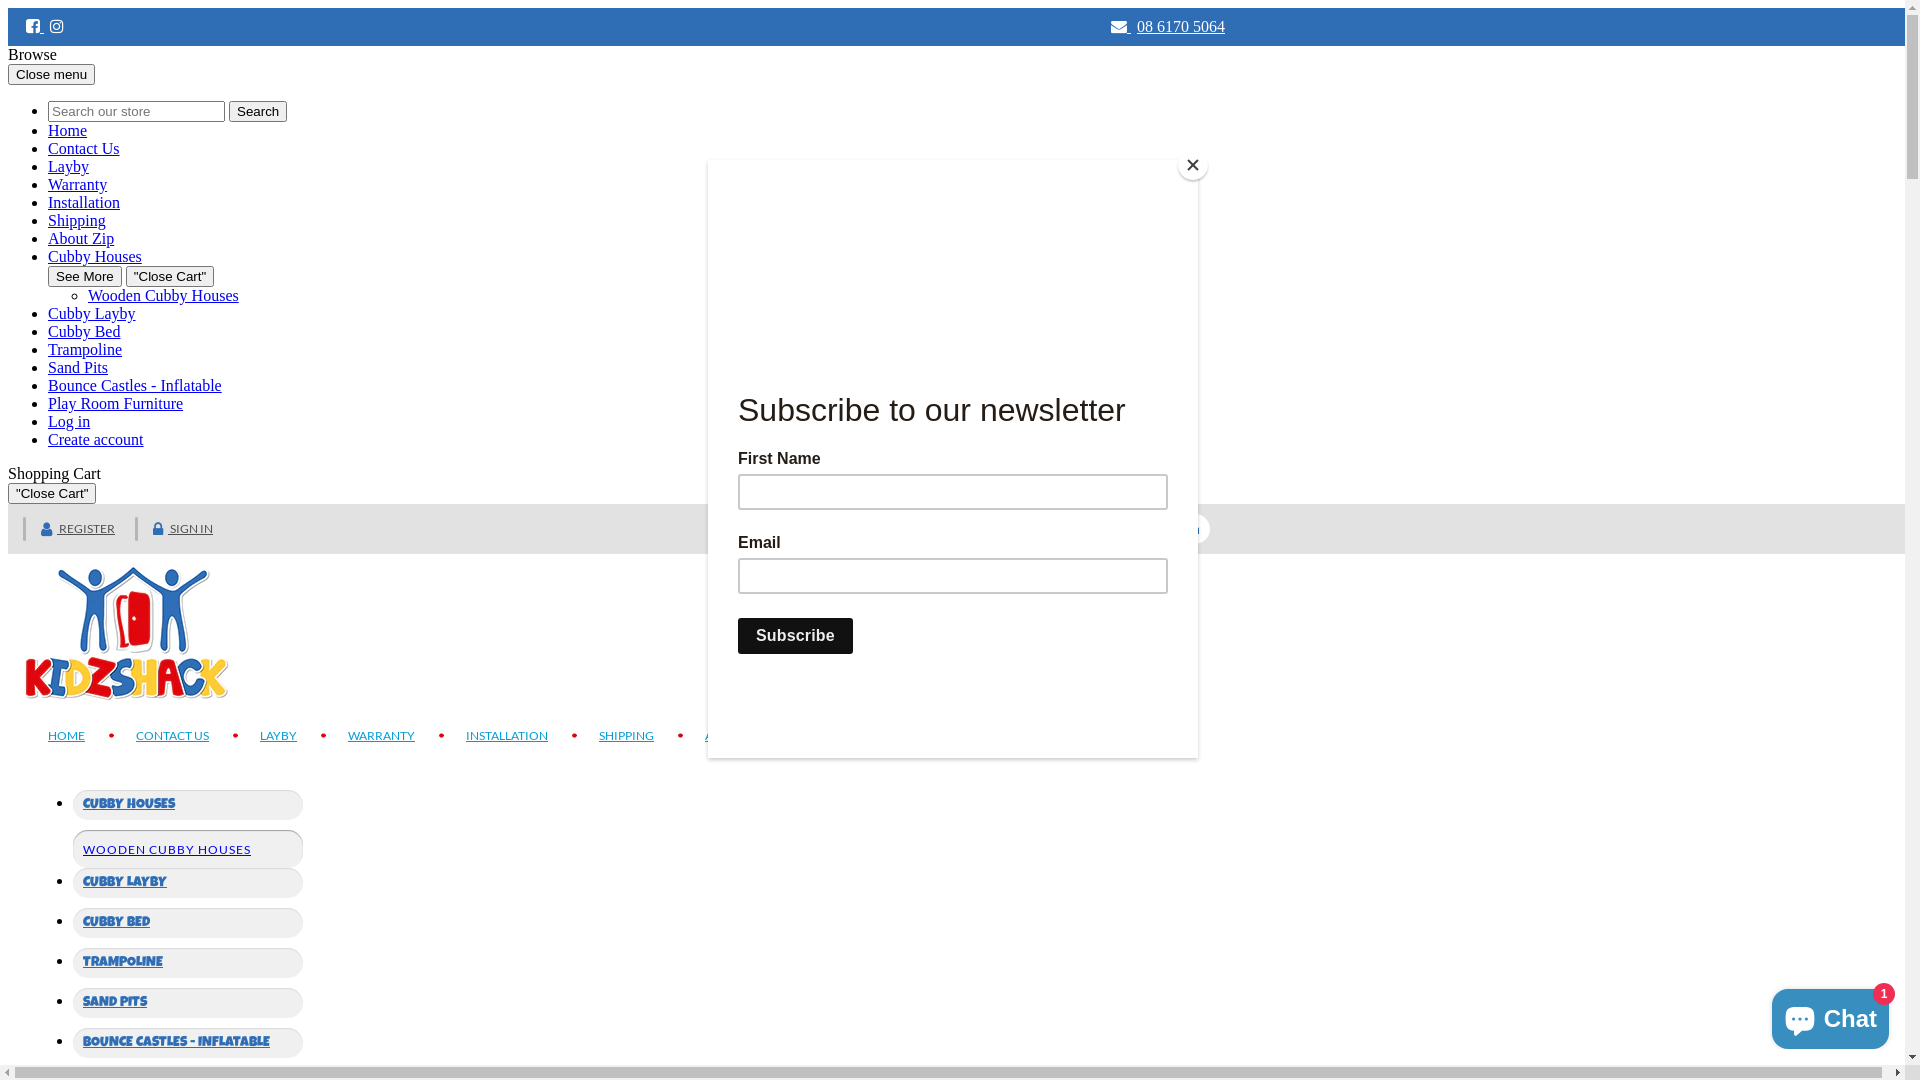 The height and width of the screenshot is (1080, 1920). What do you see at coordinates (66, 735) in the screenshot?
I see `'HOME'` at bounding box center [66, 735].